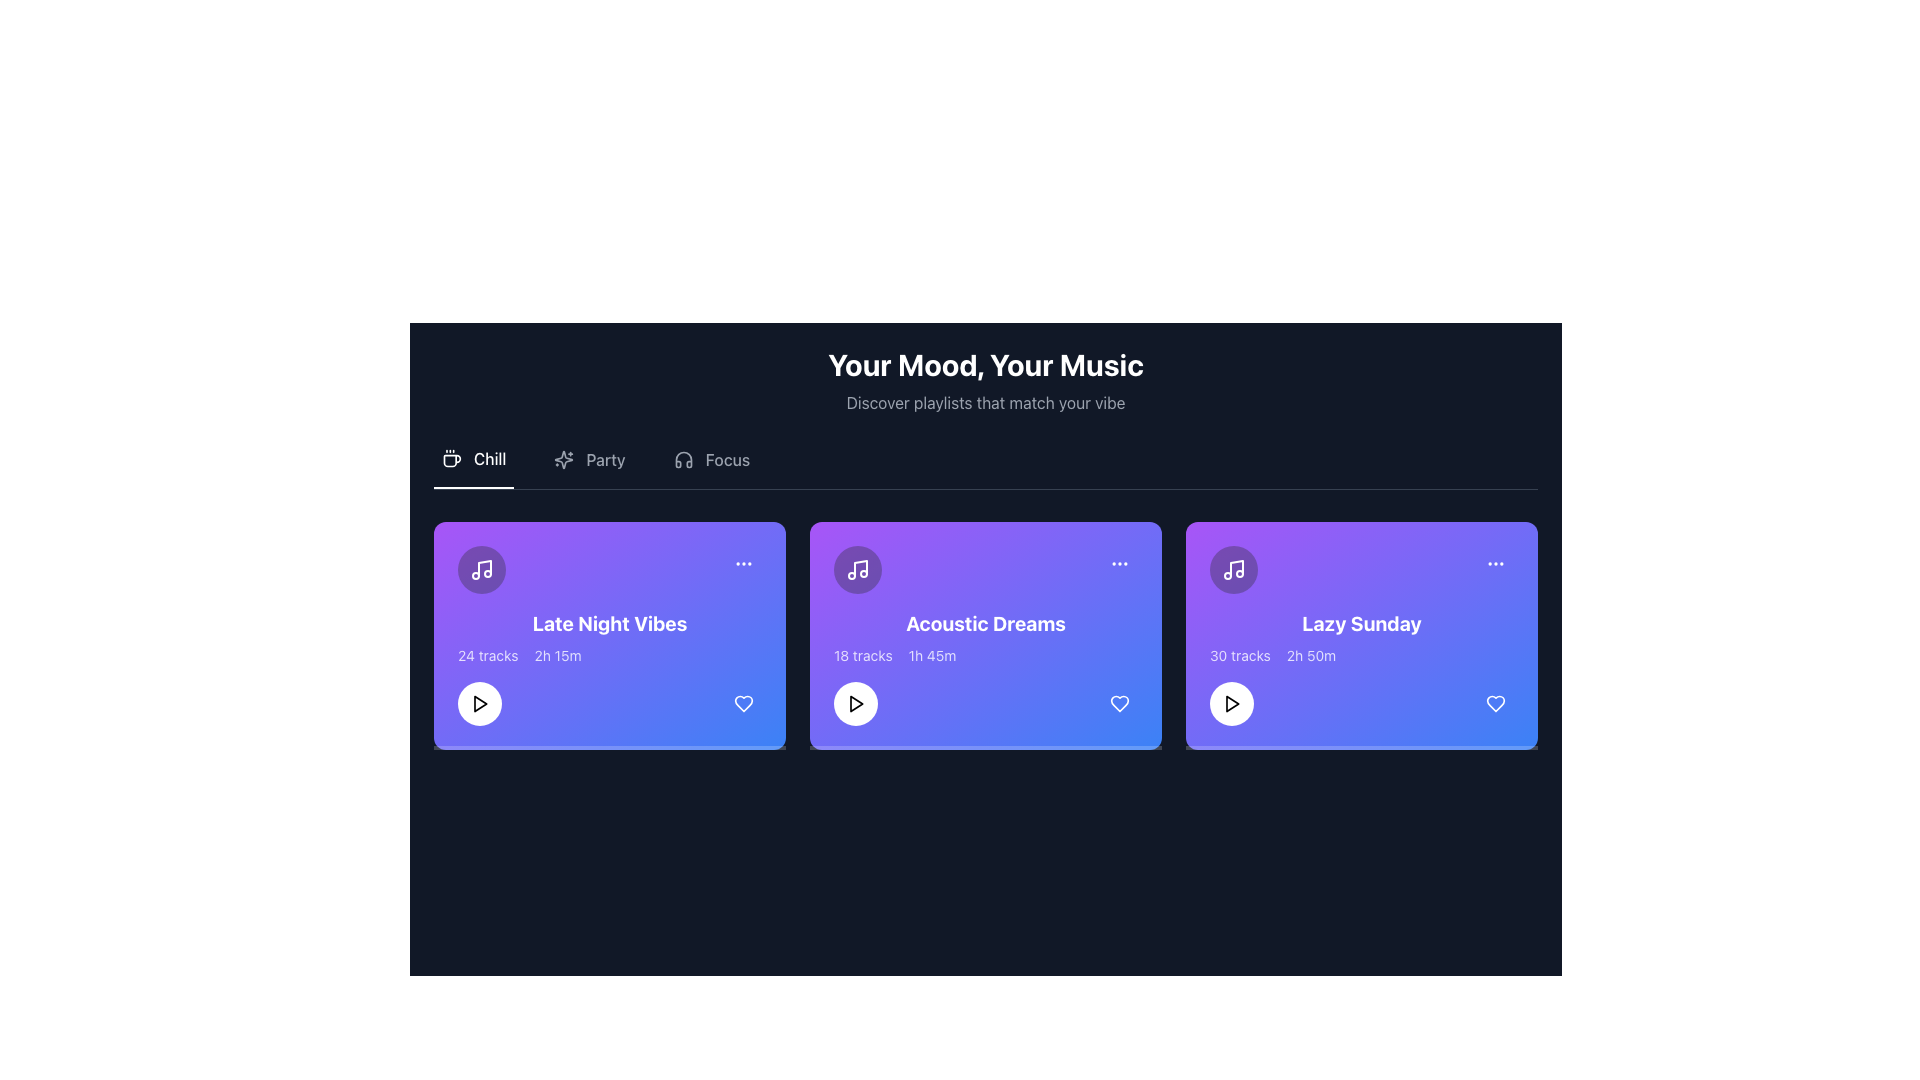 Image resolution: width=1920 pixels, height=1080 pixels. Describe the element at coordinates (856, 703) in the screenshot. I see `the play button for the 'Acoustic Dreams' playlist, which is centrally positioned within the second card of a three-card row` at that location.